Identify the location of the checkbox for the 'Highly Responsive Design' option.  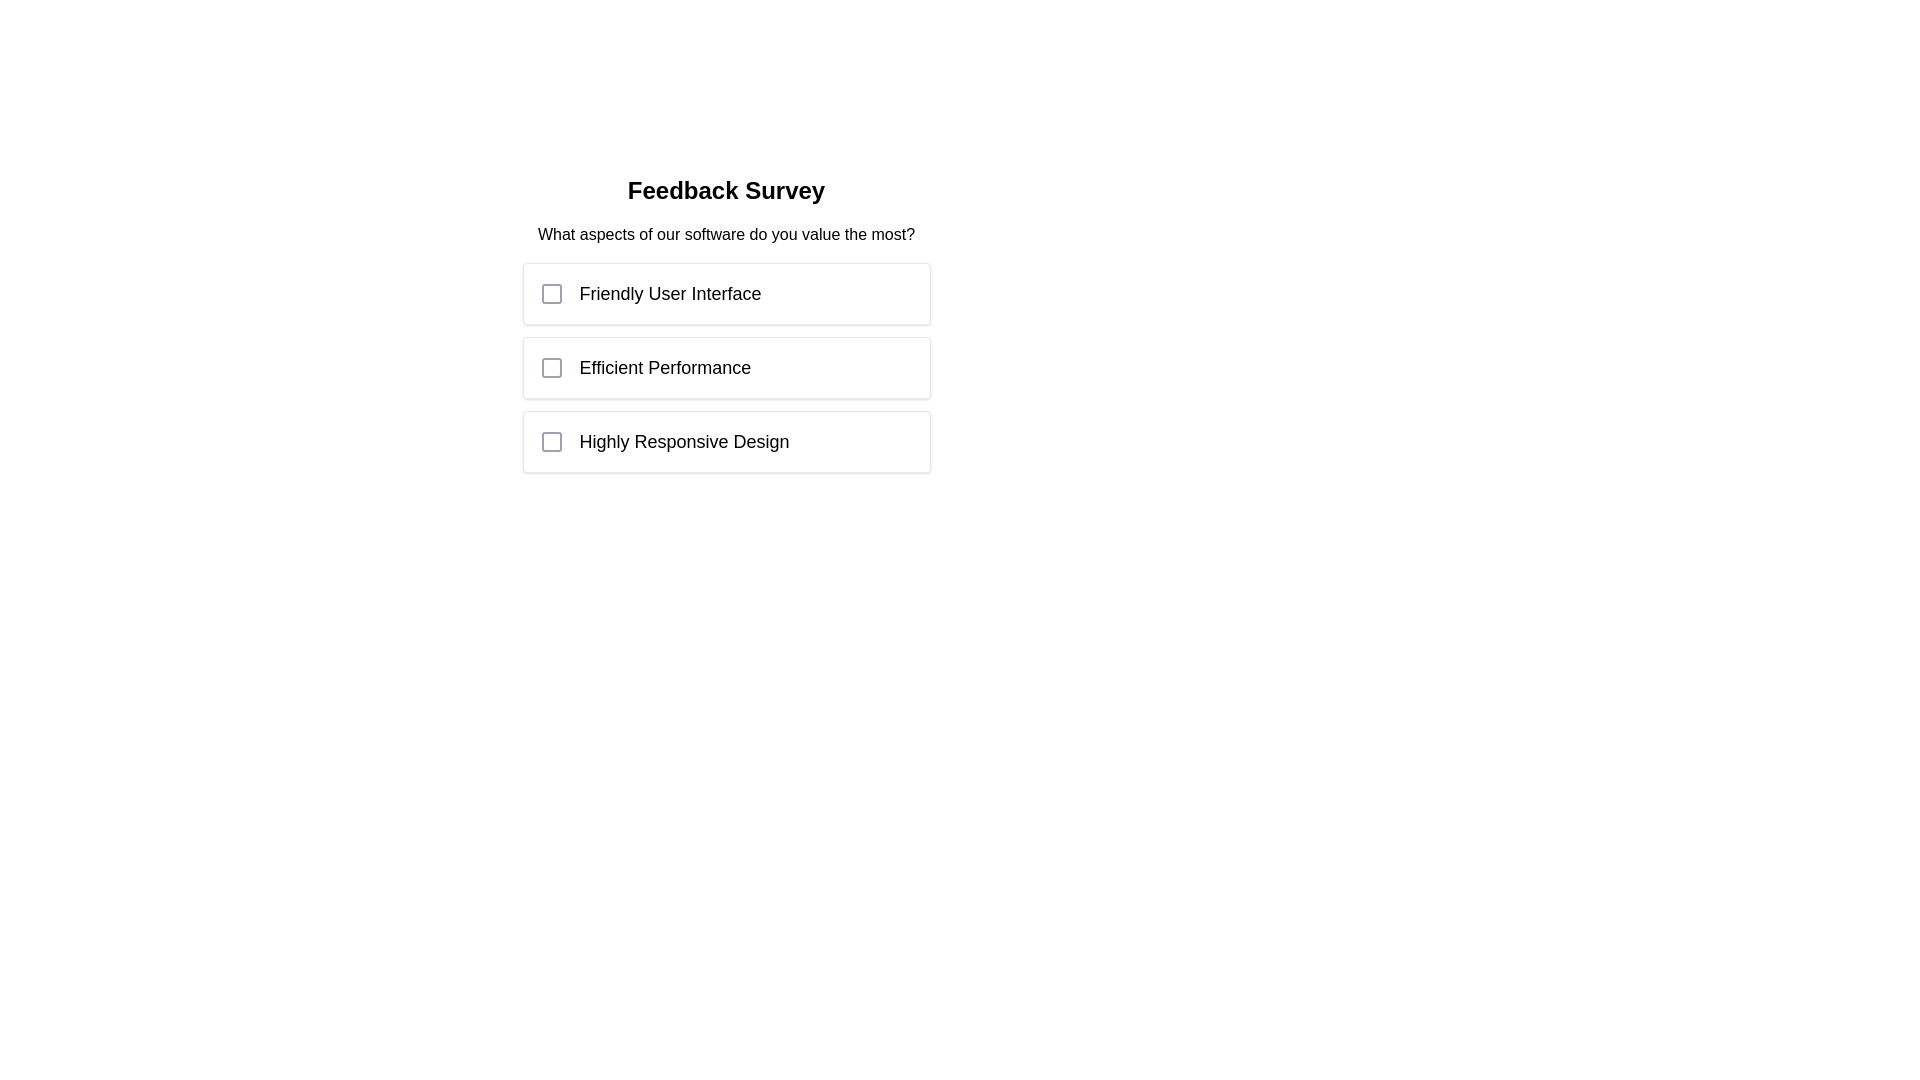
(551, 441).